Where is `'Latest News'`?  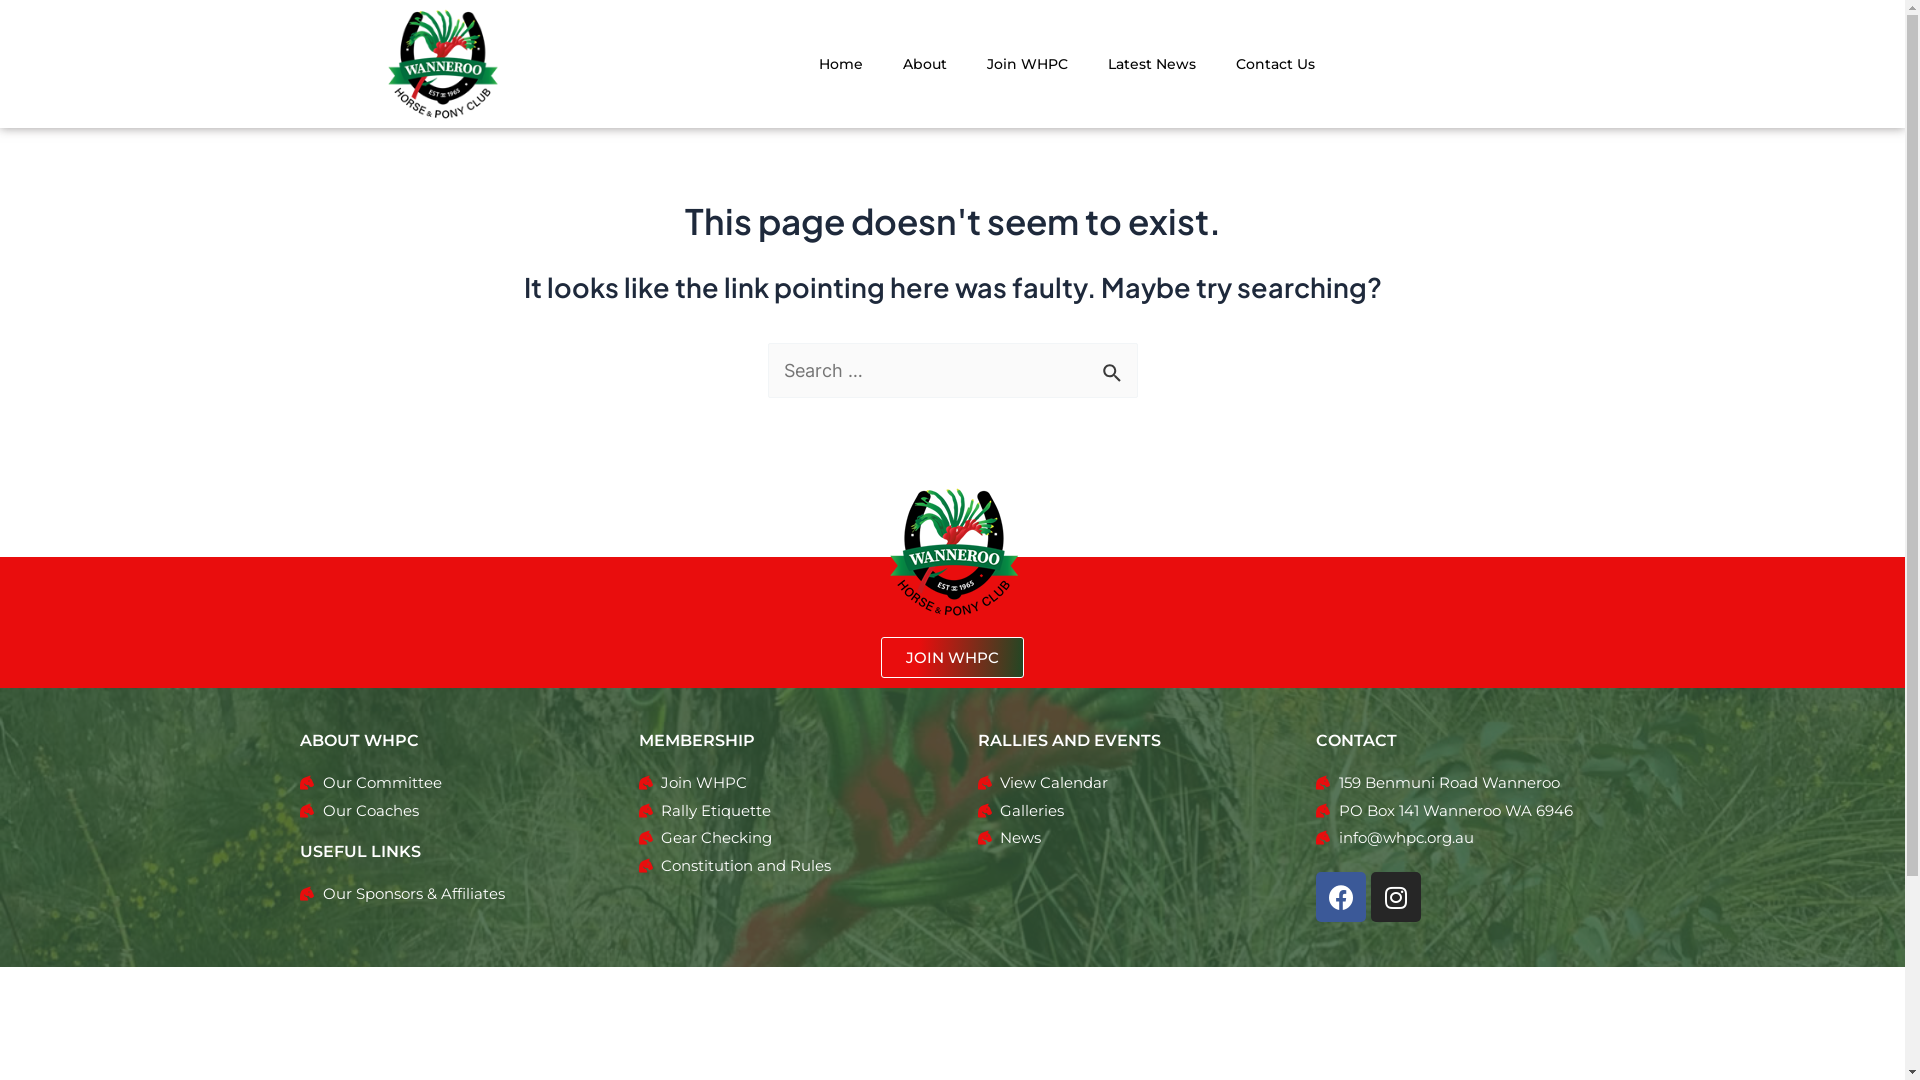
'Latest News' is located at coordinates (1152, 63).